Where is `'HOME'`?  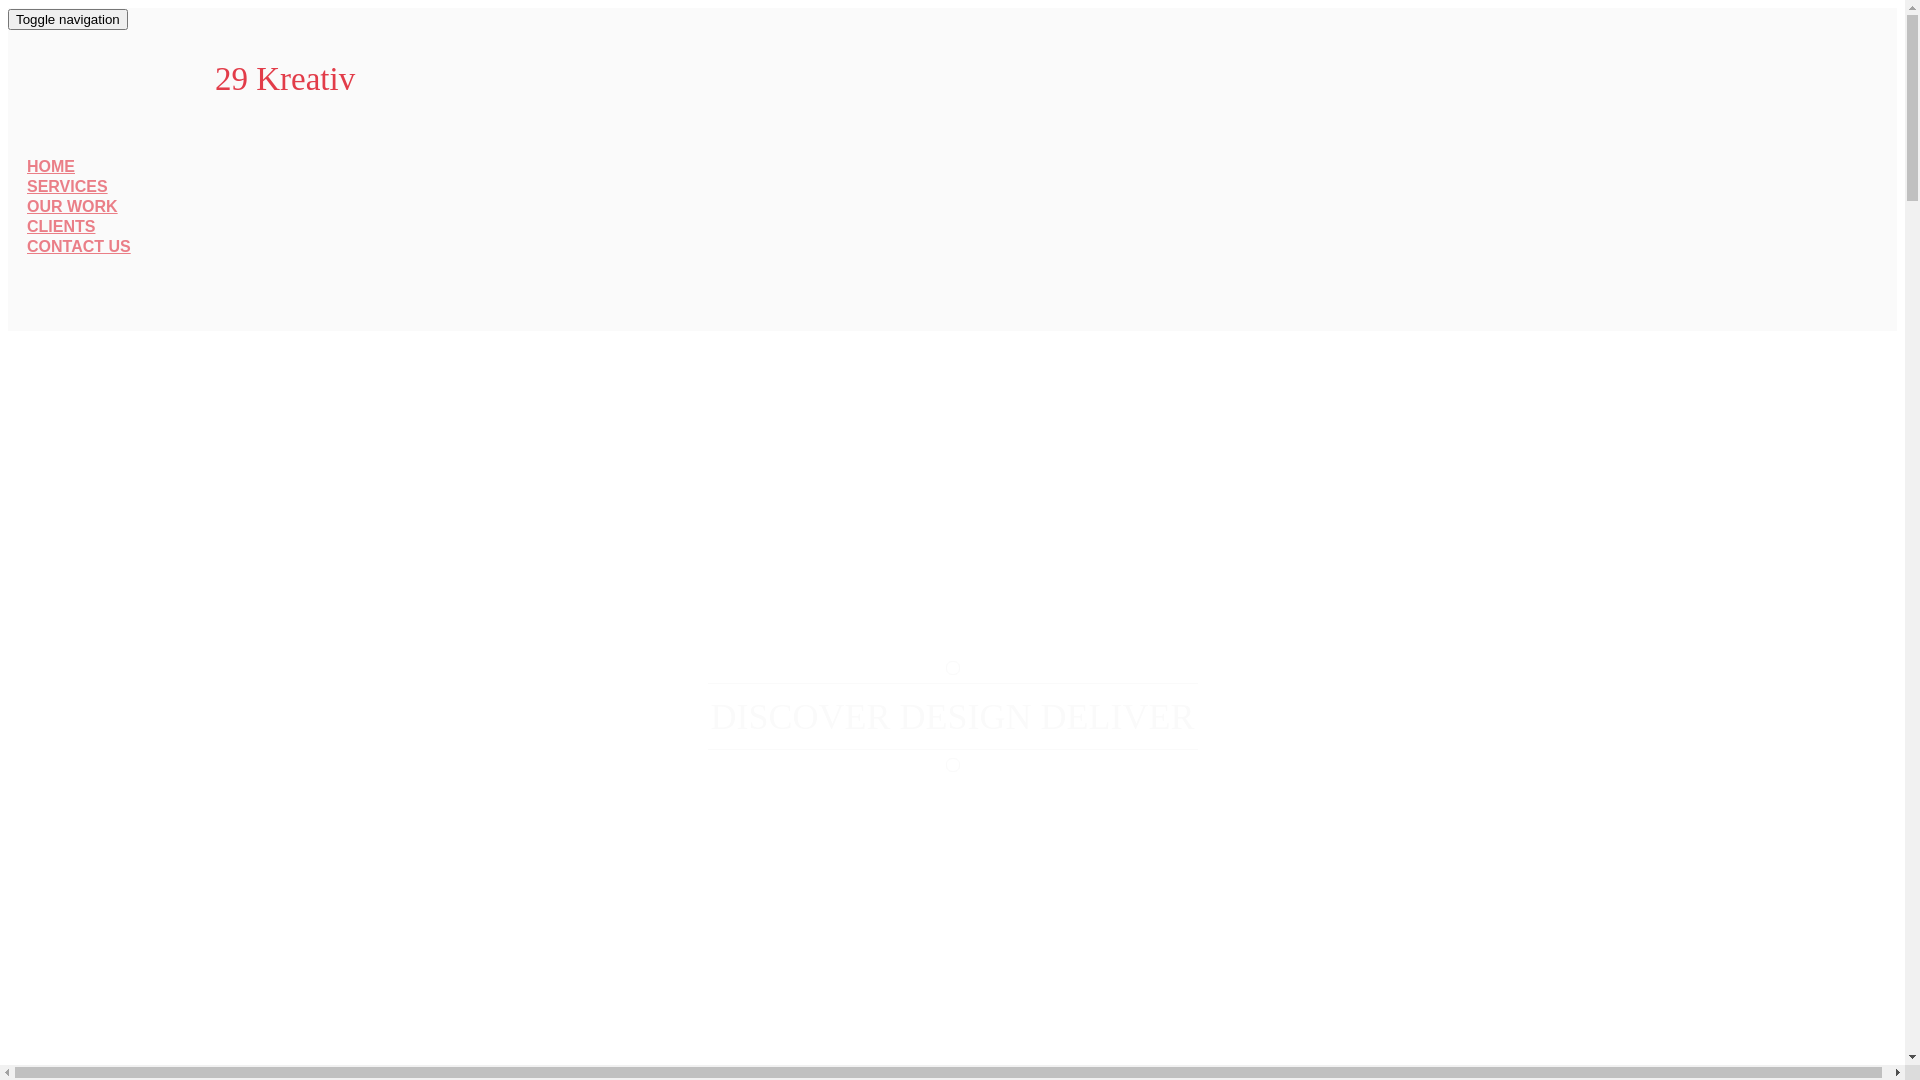
'HOME' is located at coordinates (51, 165).